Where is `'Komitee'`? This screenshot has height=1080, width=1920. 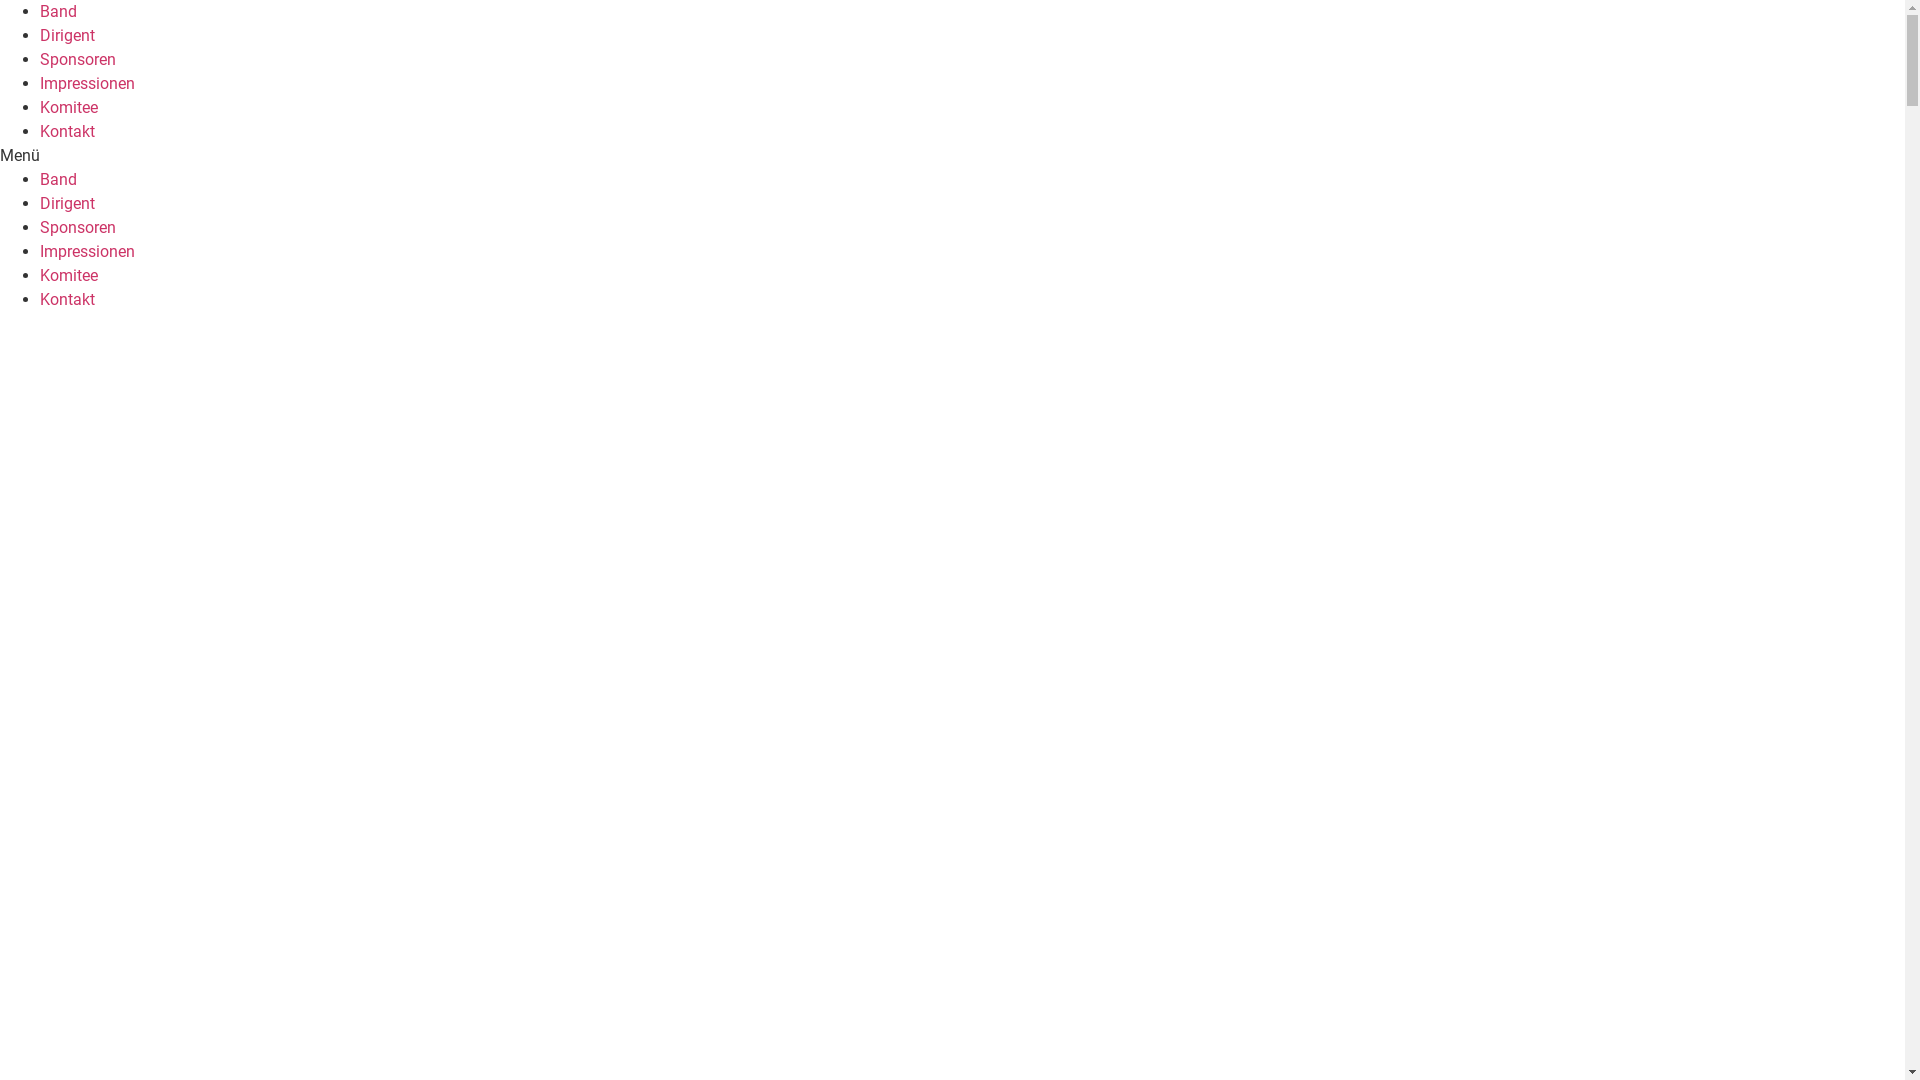
'Komitee' is located at coordinates (39, 107).